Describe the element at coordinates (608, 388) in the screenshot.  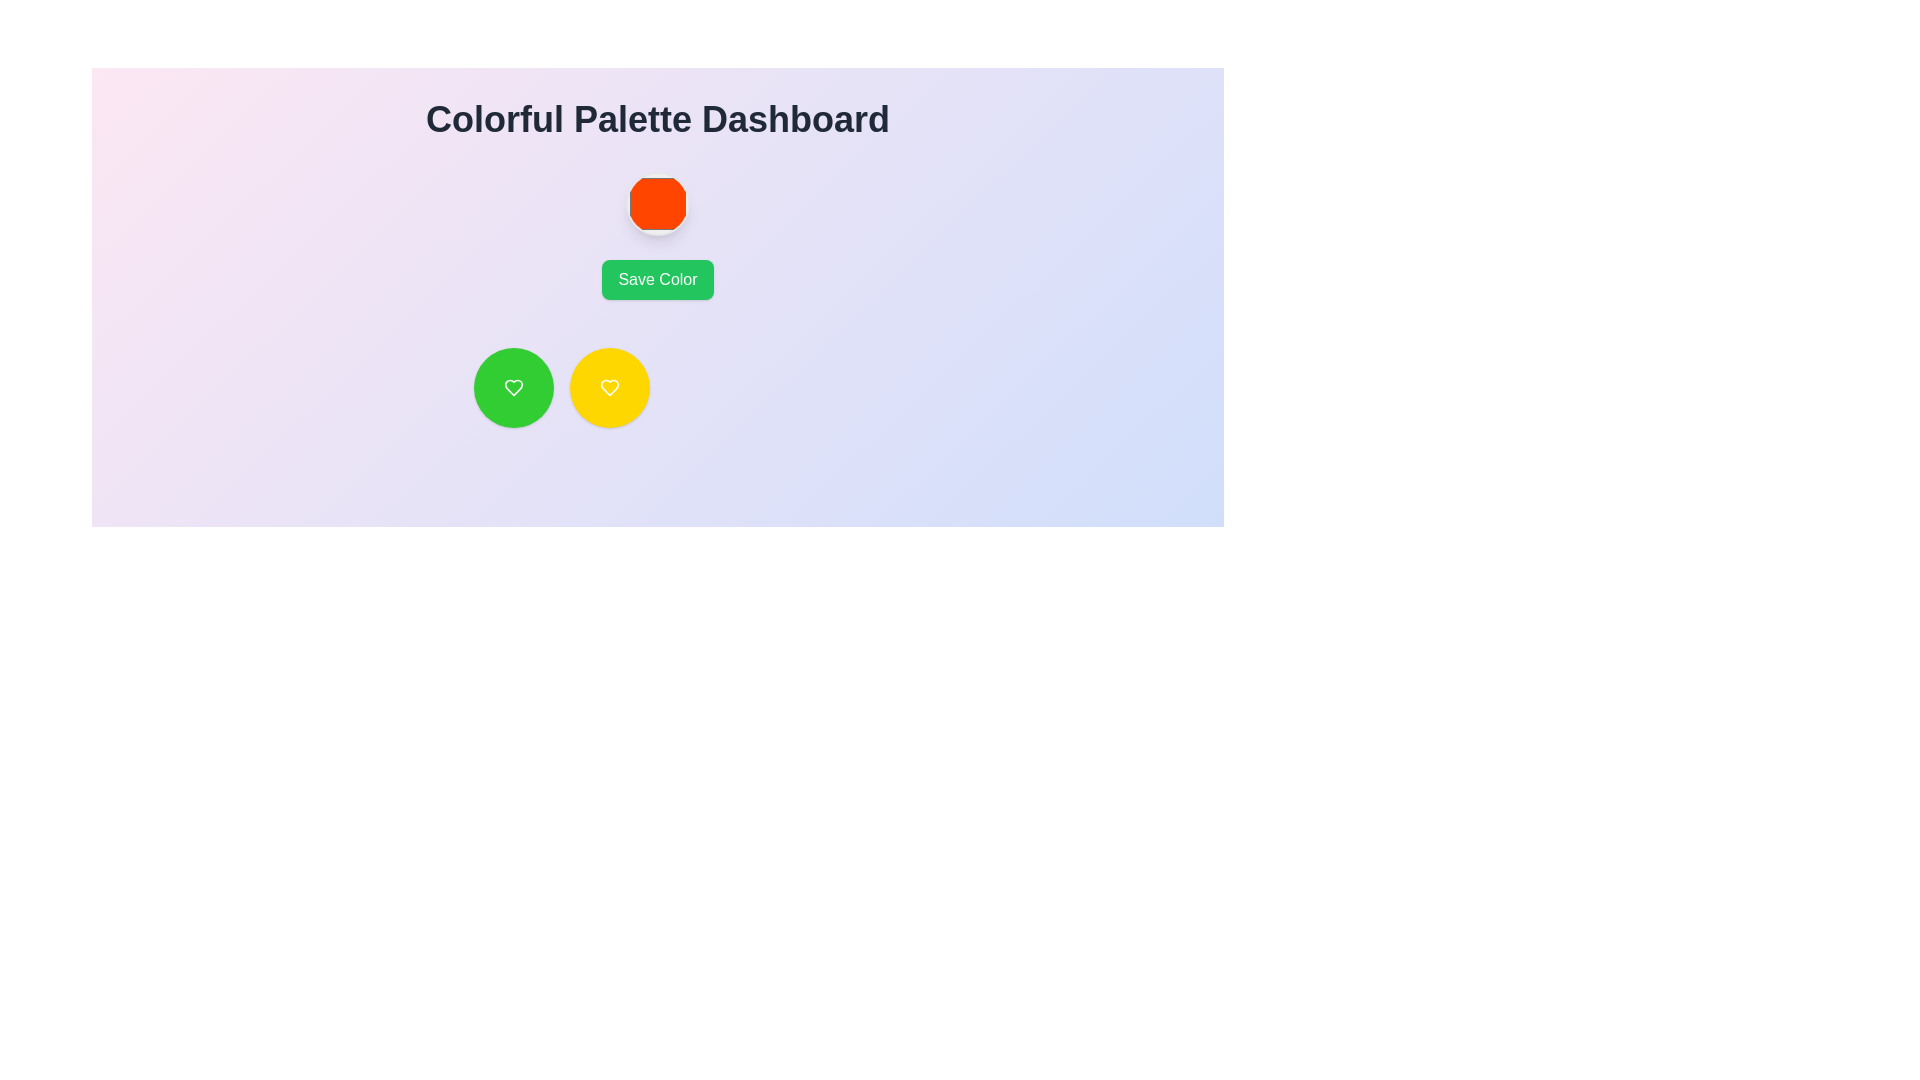
I see `the second button in the row below the 'Save Color' button, which is located` at that location.